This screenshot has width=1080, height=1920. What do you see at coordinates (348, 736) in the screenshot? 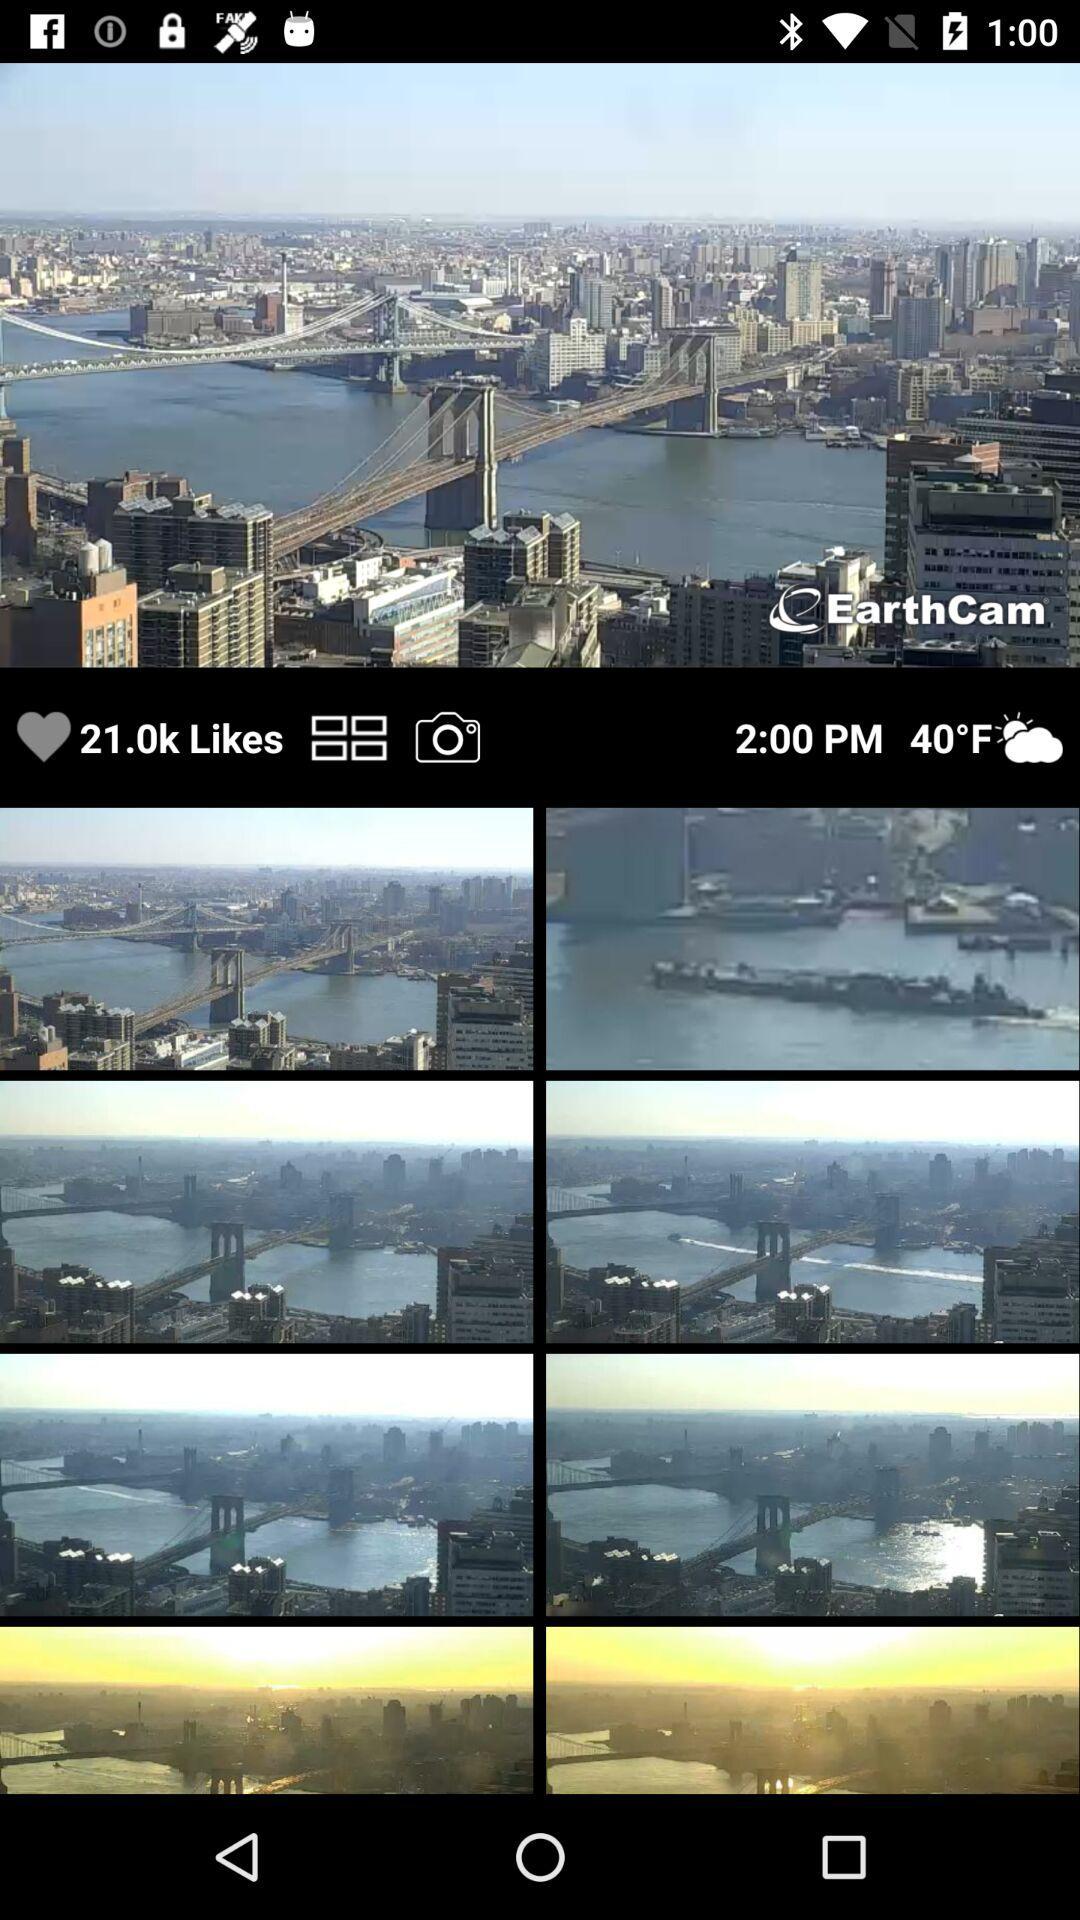
I see `the dashboard icon` at bounding box center [348, 736].